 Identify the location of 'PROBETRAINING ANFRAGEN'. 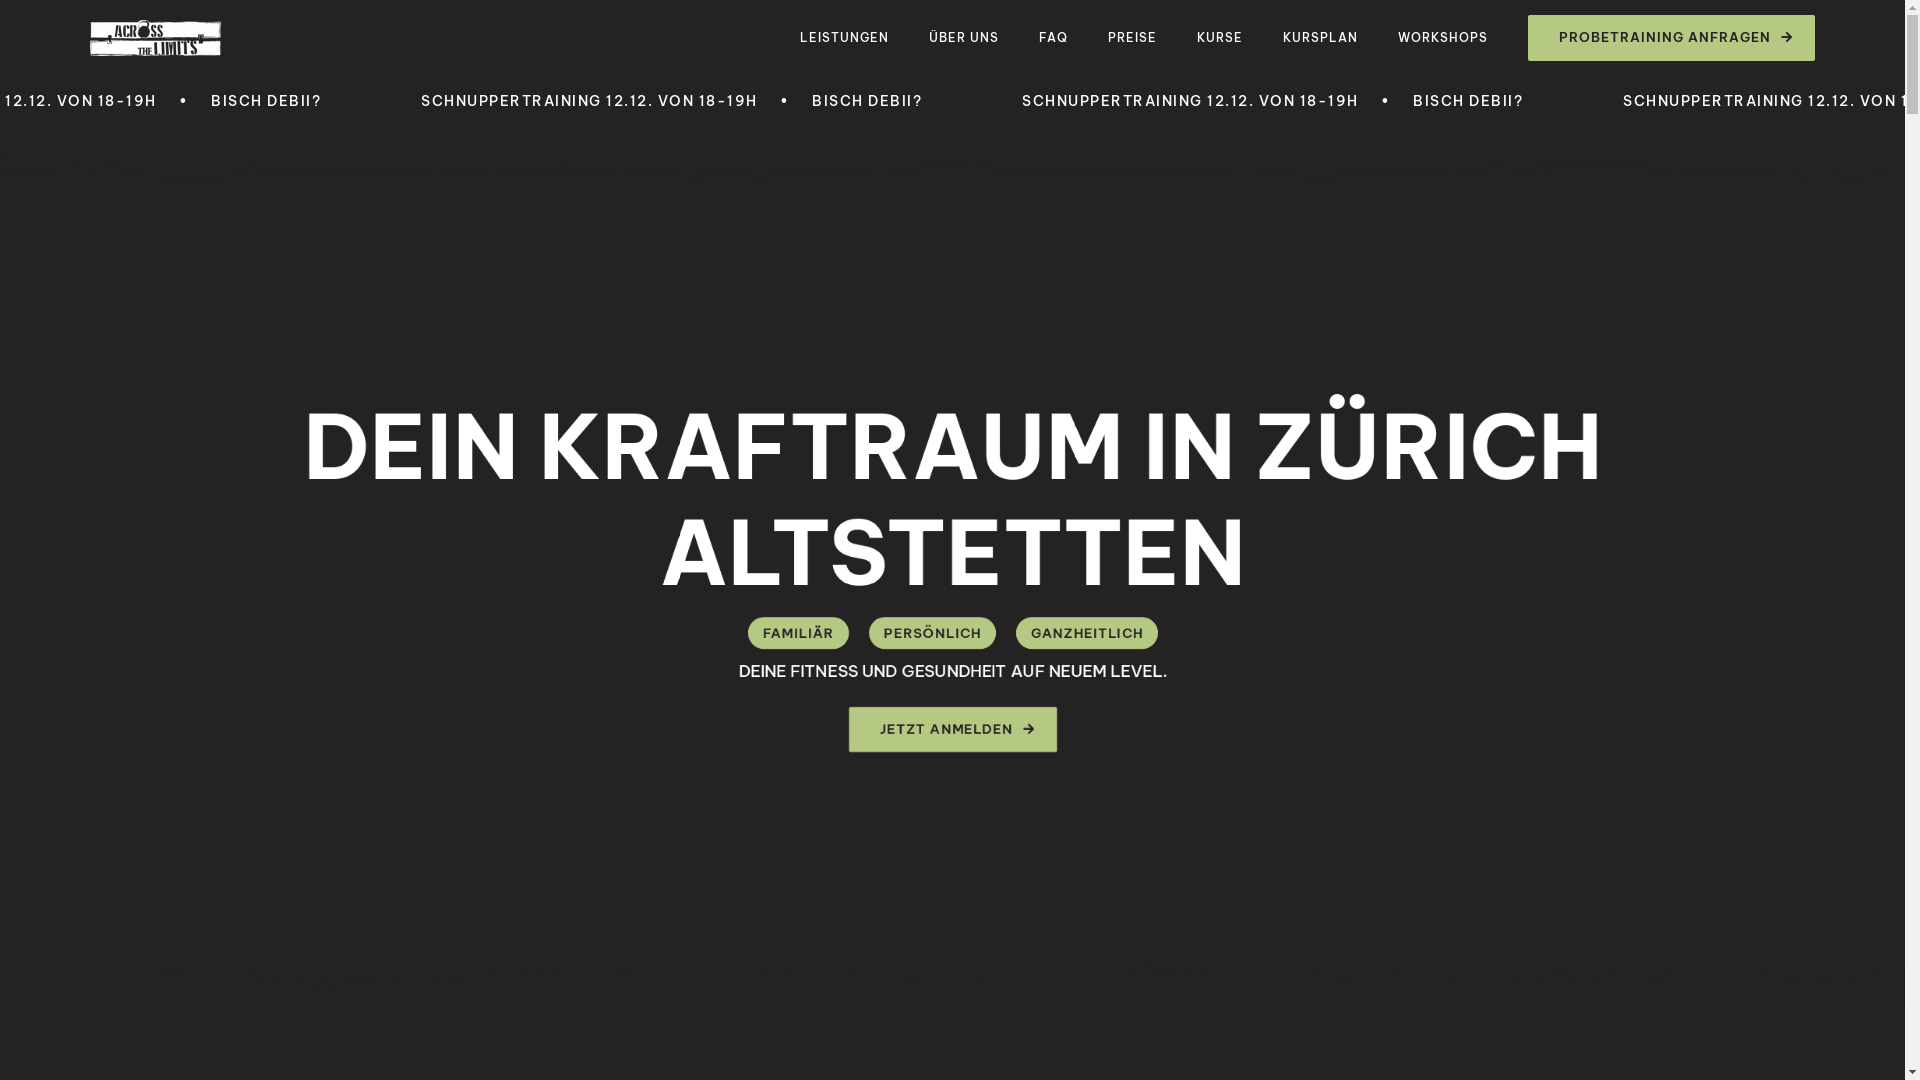
(1671, 38).